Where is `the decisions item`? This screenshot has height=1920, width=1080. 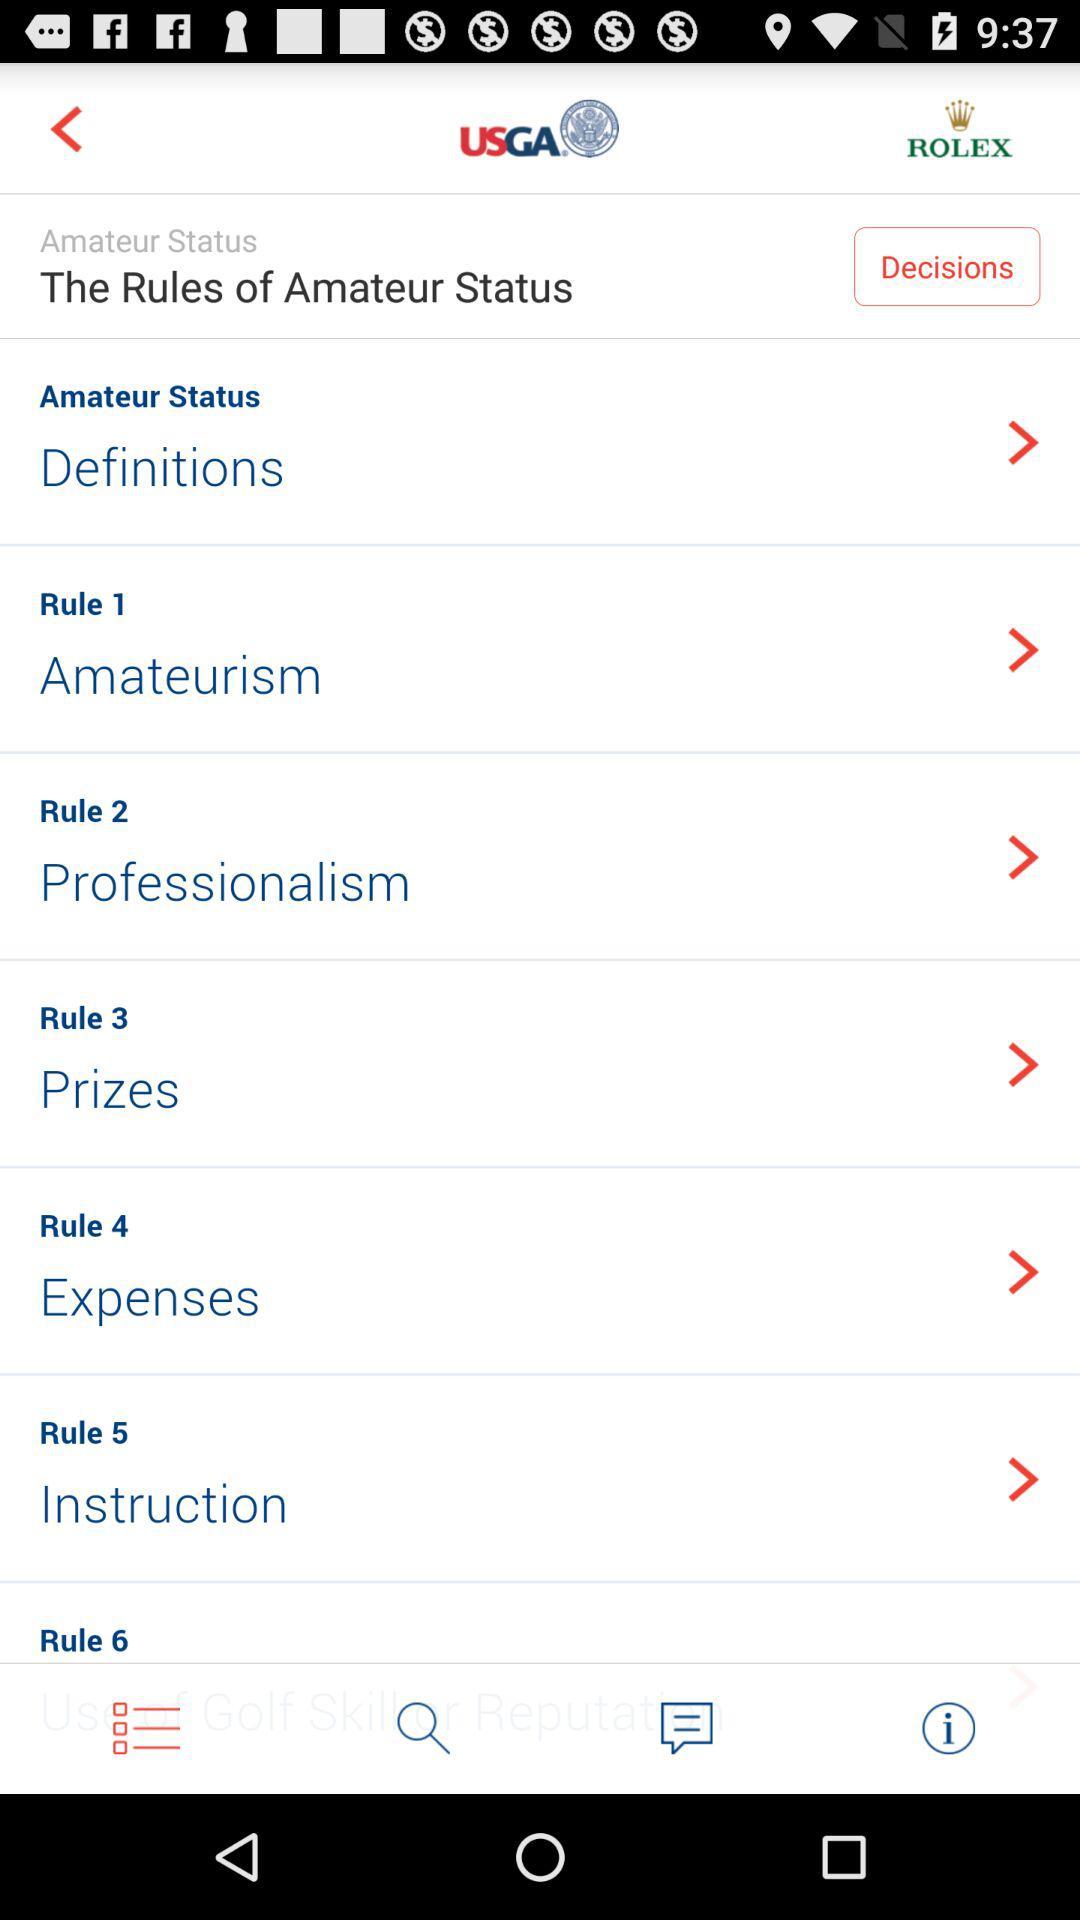 the decisions item is located at coordinates (946, 265).